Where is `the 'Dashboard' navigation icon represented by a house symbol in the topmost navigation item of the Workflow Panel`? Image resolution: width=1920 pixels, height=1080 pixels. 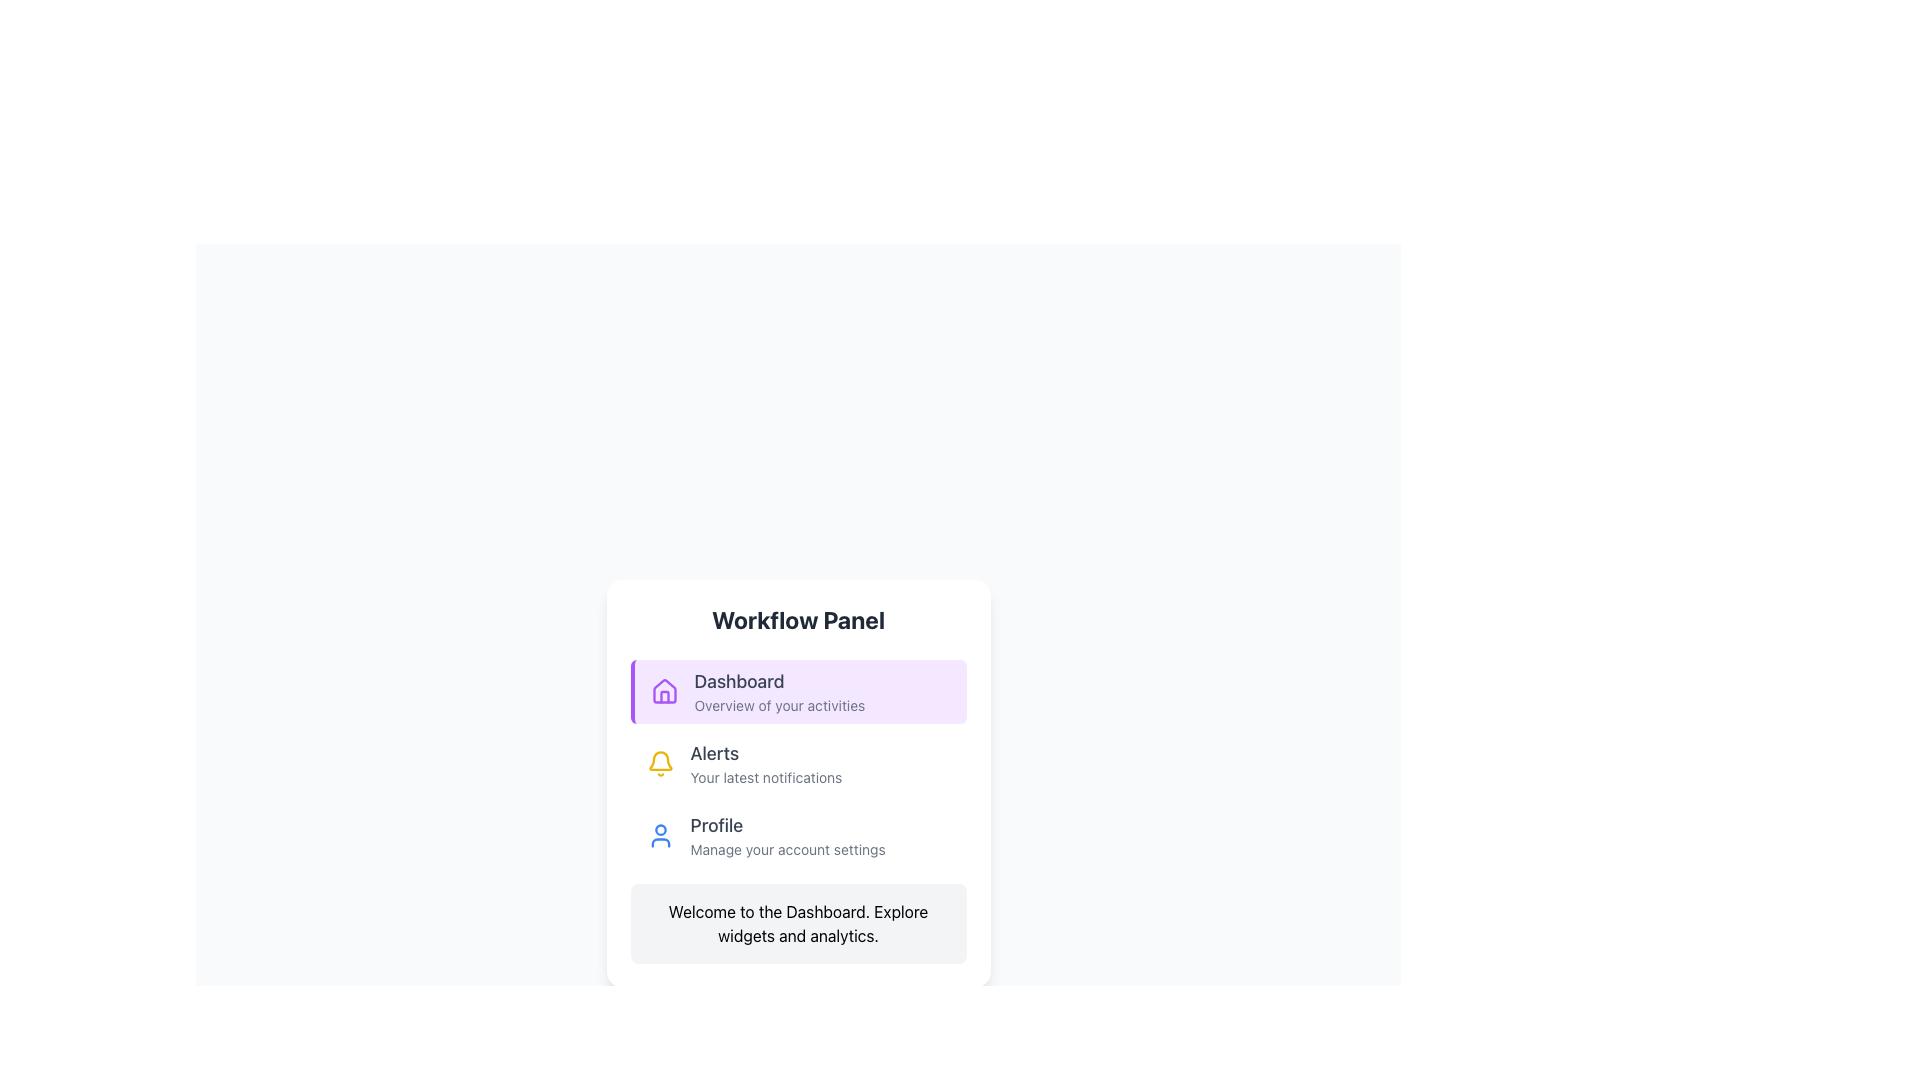 the 'Dashboard' navigation icon represented by a house symbol in the topmost navigation item of the Workflow Panel is located at coordinates (664, 690).